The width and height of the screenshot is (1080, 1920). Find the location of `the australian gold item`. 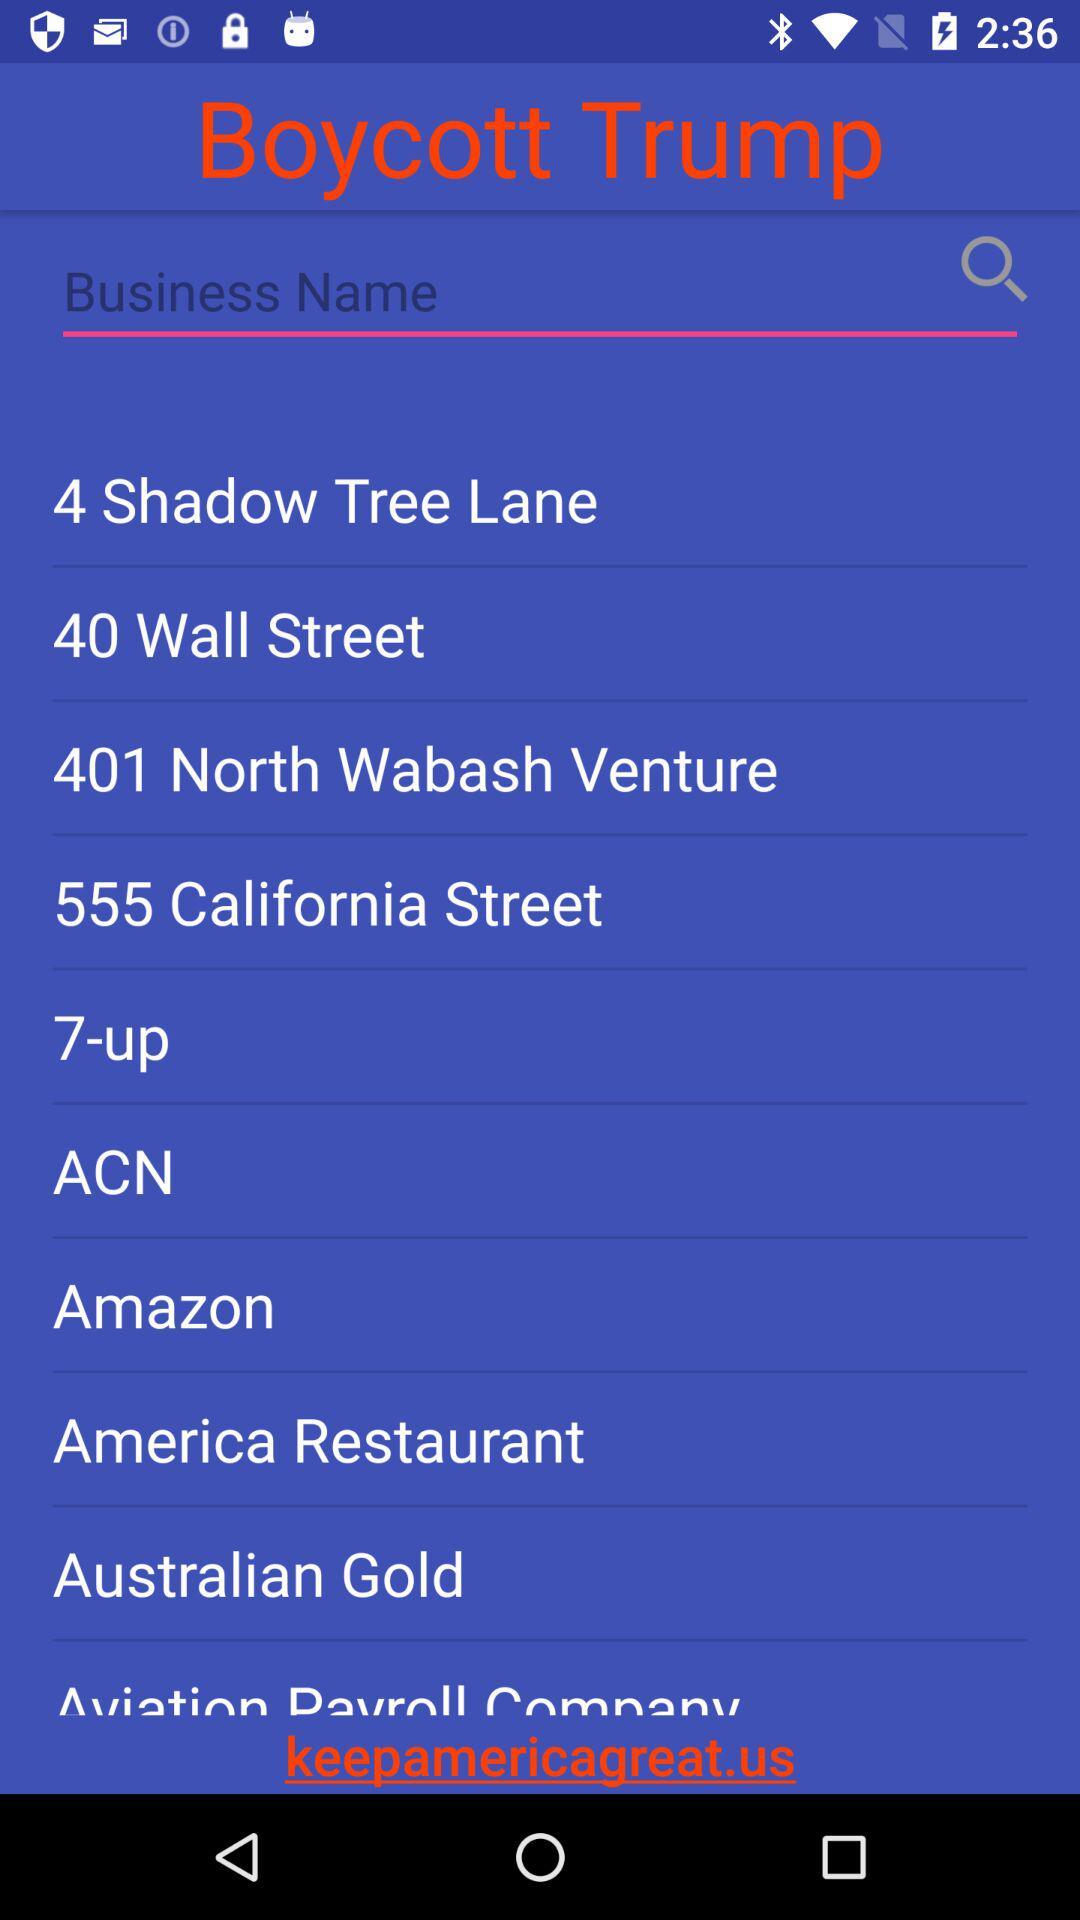

the australian gold item is located at coordinates (540, 1572).